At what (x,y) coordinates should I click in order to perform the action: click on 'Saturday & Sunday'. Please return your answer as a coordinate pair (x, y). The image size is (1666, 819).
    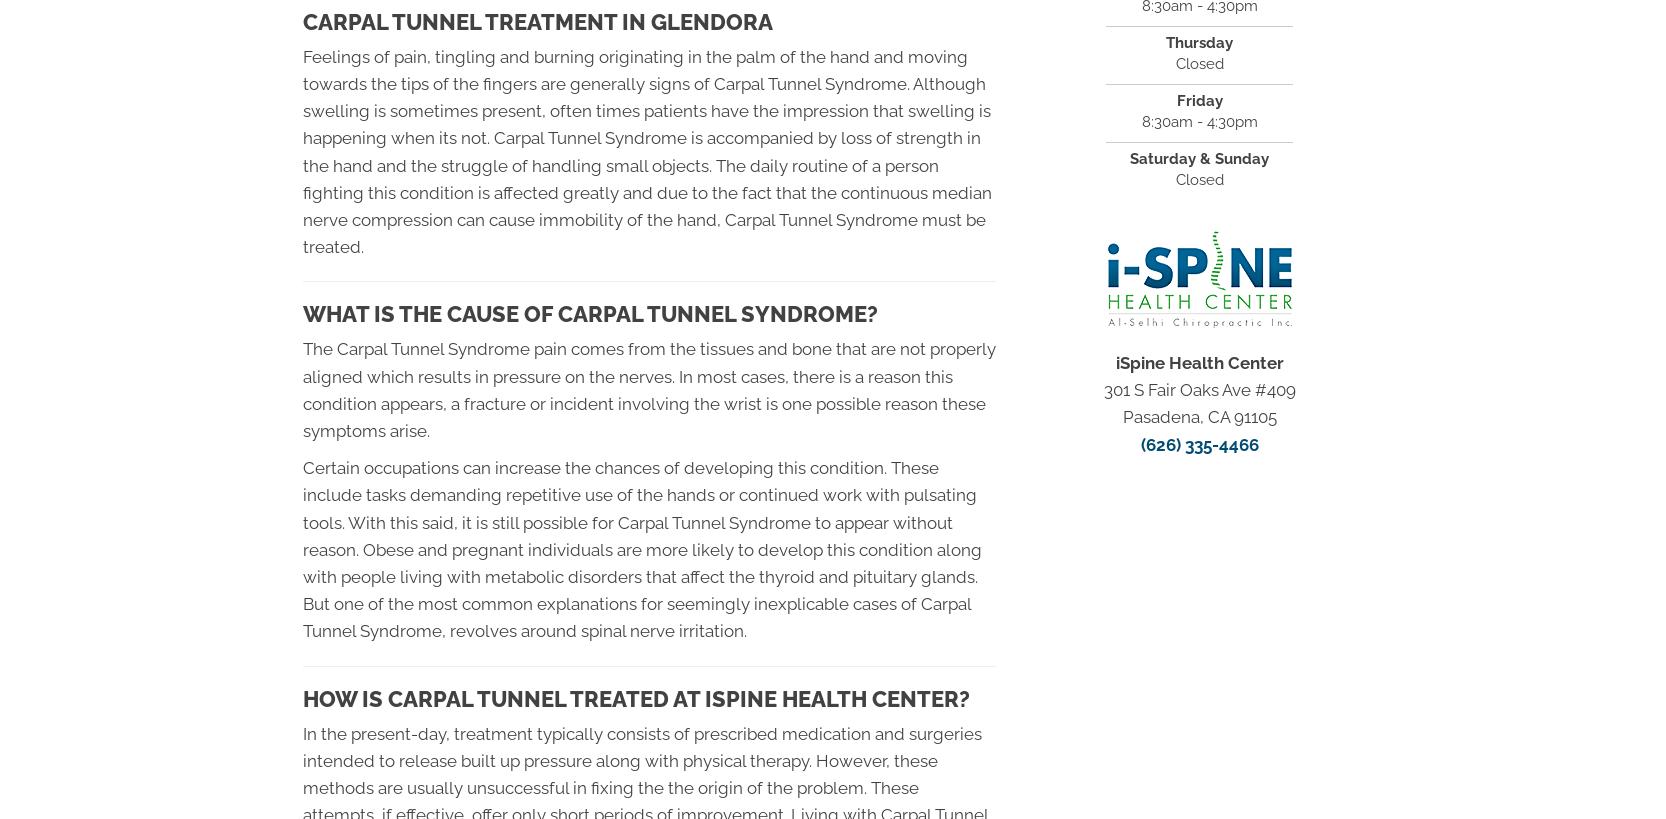
    Looking at the image, I should click on (1199, 156).